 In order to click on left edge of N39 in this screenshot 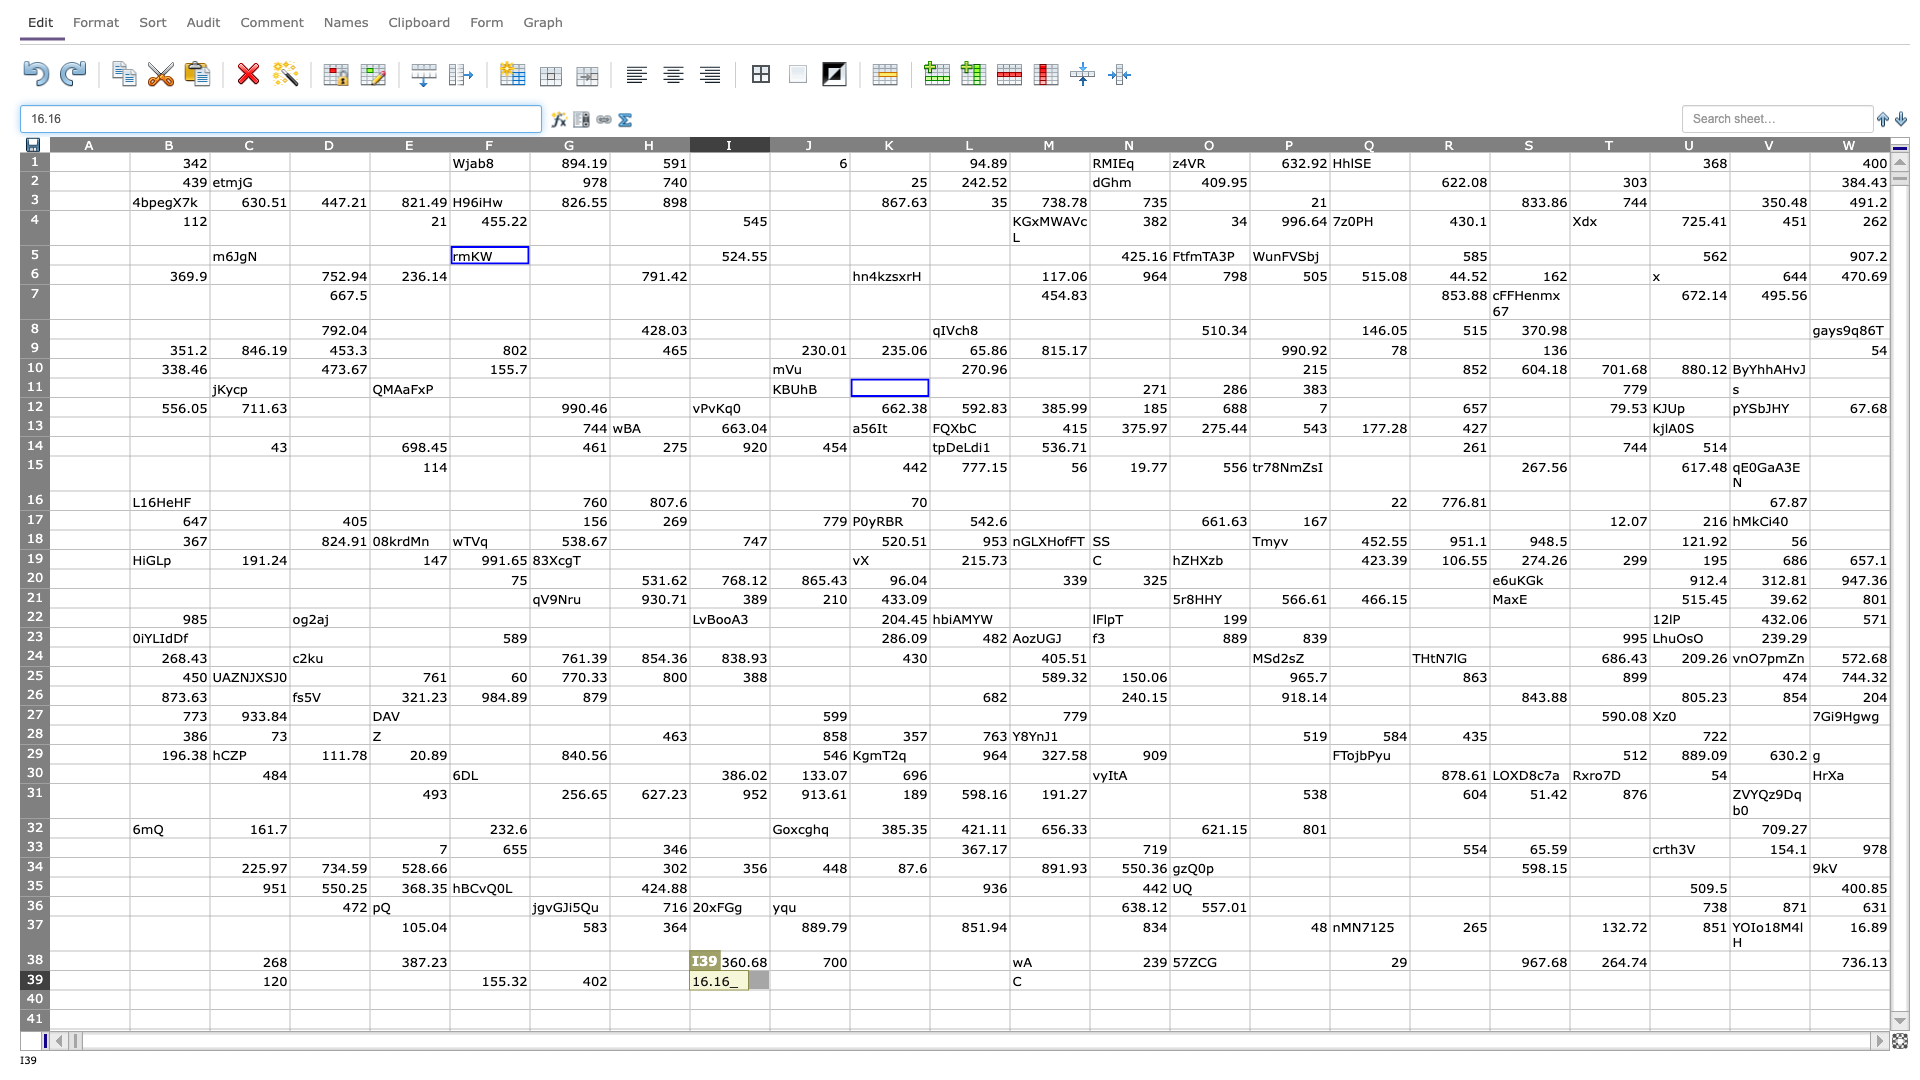, I will do `click(1088, 979)`.